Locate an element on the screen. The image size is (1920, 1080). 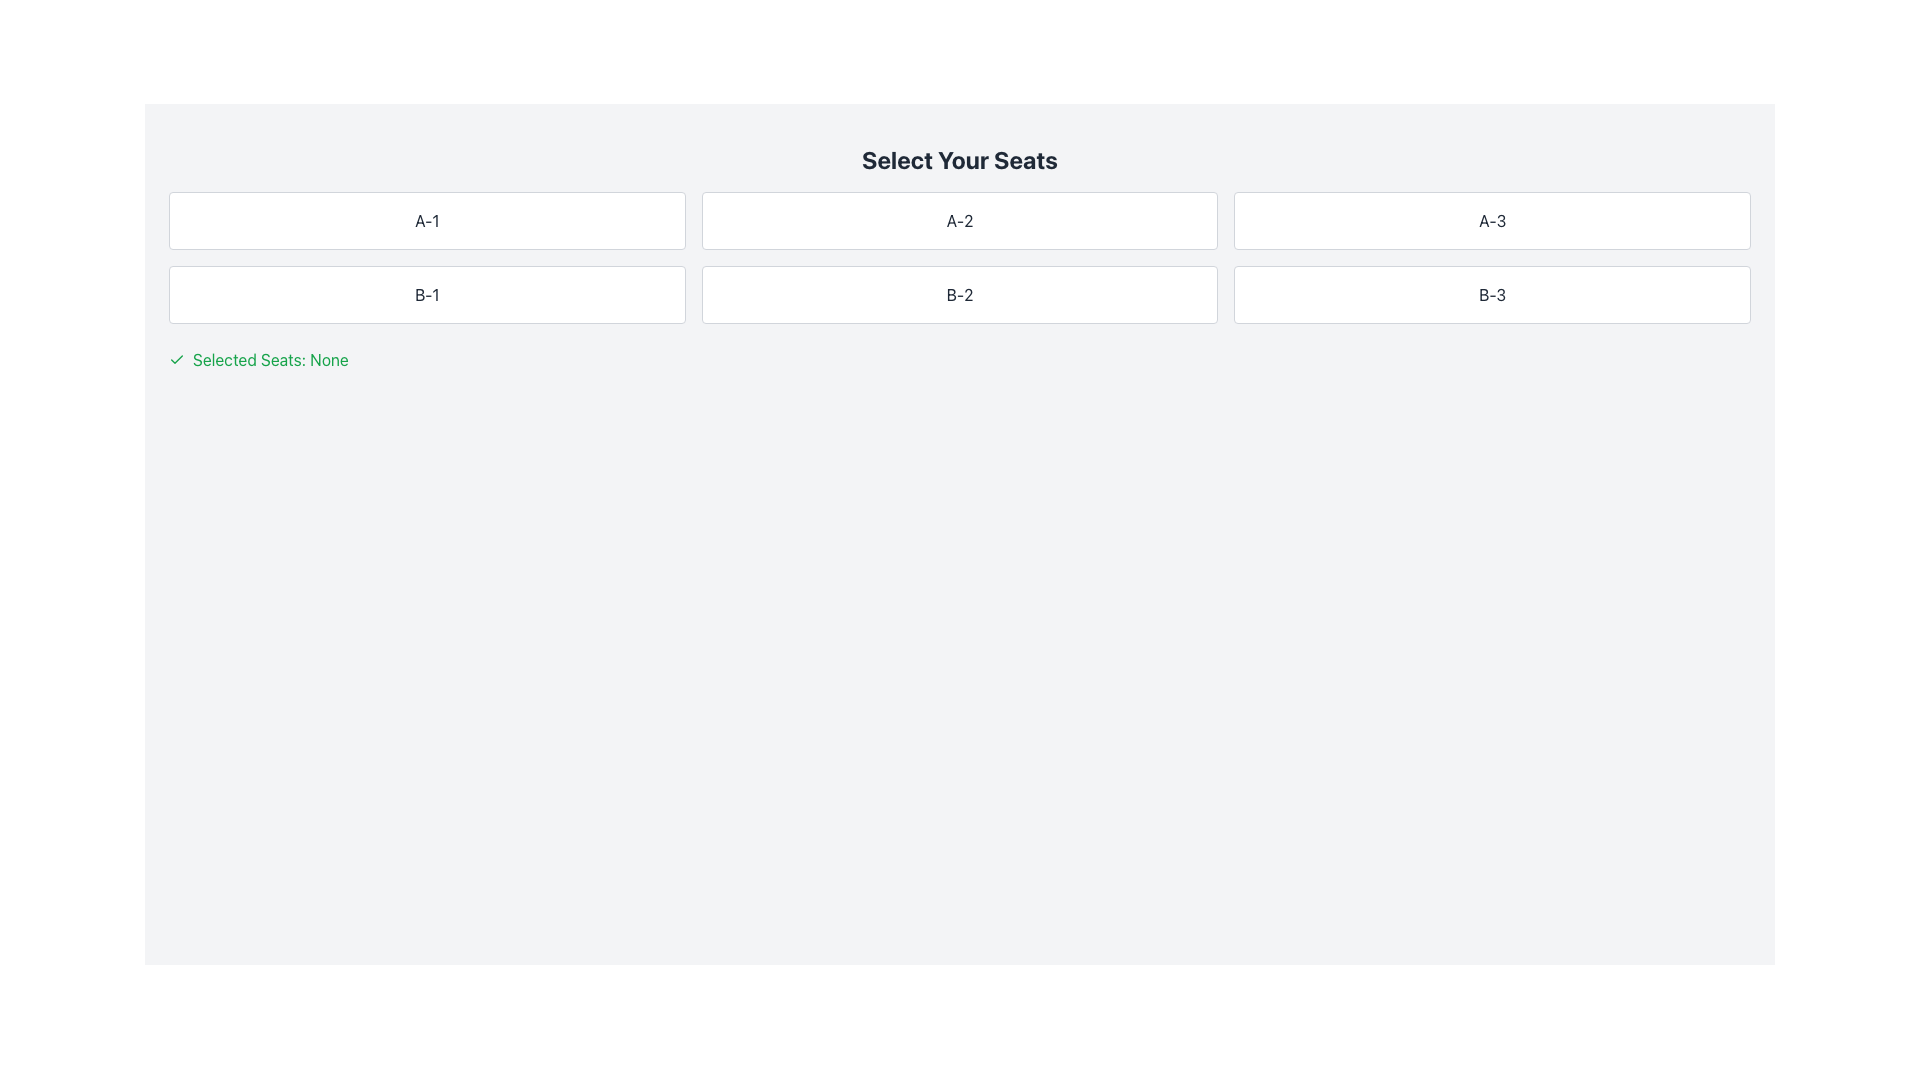
the bold title 'Select Your Seats' which is prominently displayed at the top of the content section, centered horizontally above the seat selection grid is located at coordinates (960, 158).